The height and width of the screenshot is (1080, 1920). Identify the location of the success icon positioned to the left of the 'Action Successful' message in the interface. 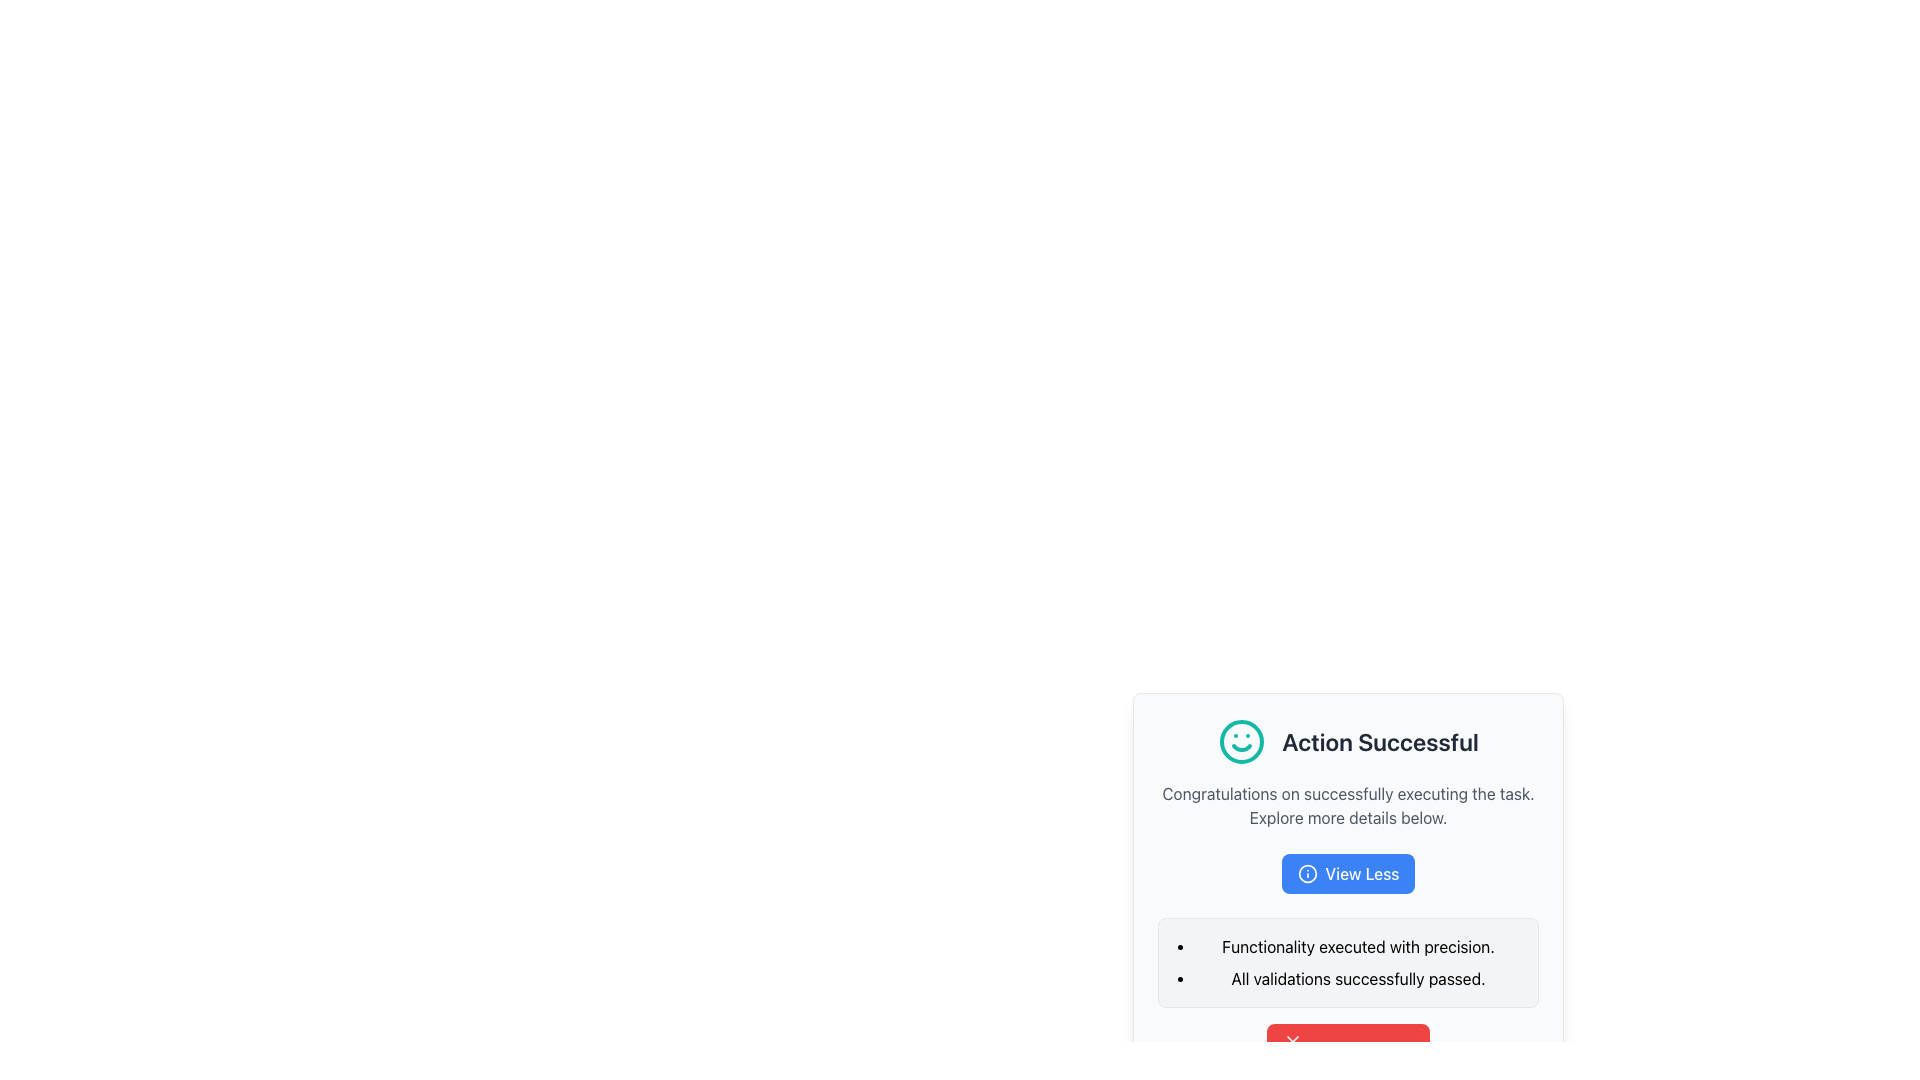
(1241, 741).